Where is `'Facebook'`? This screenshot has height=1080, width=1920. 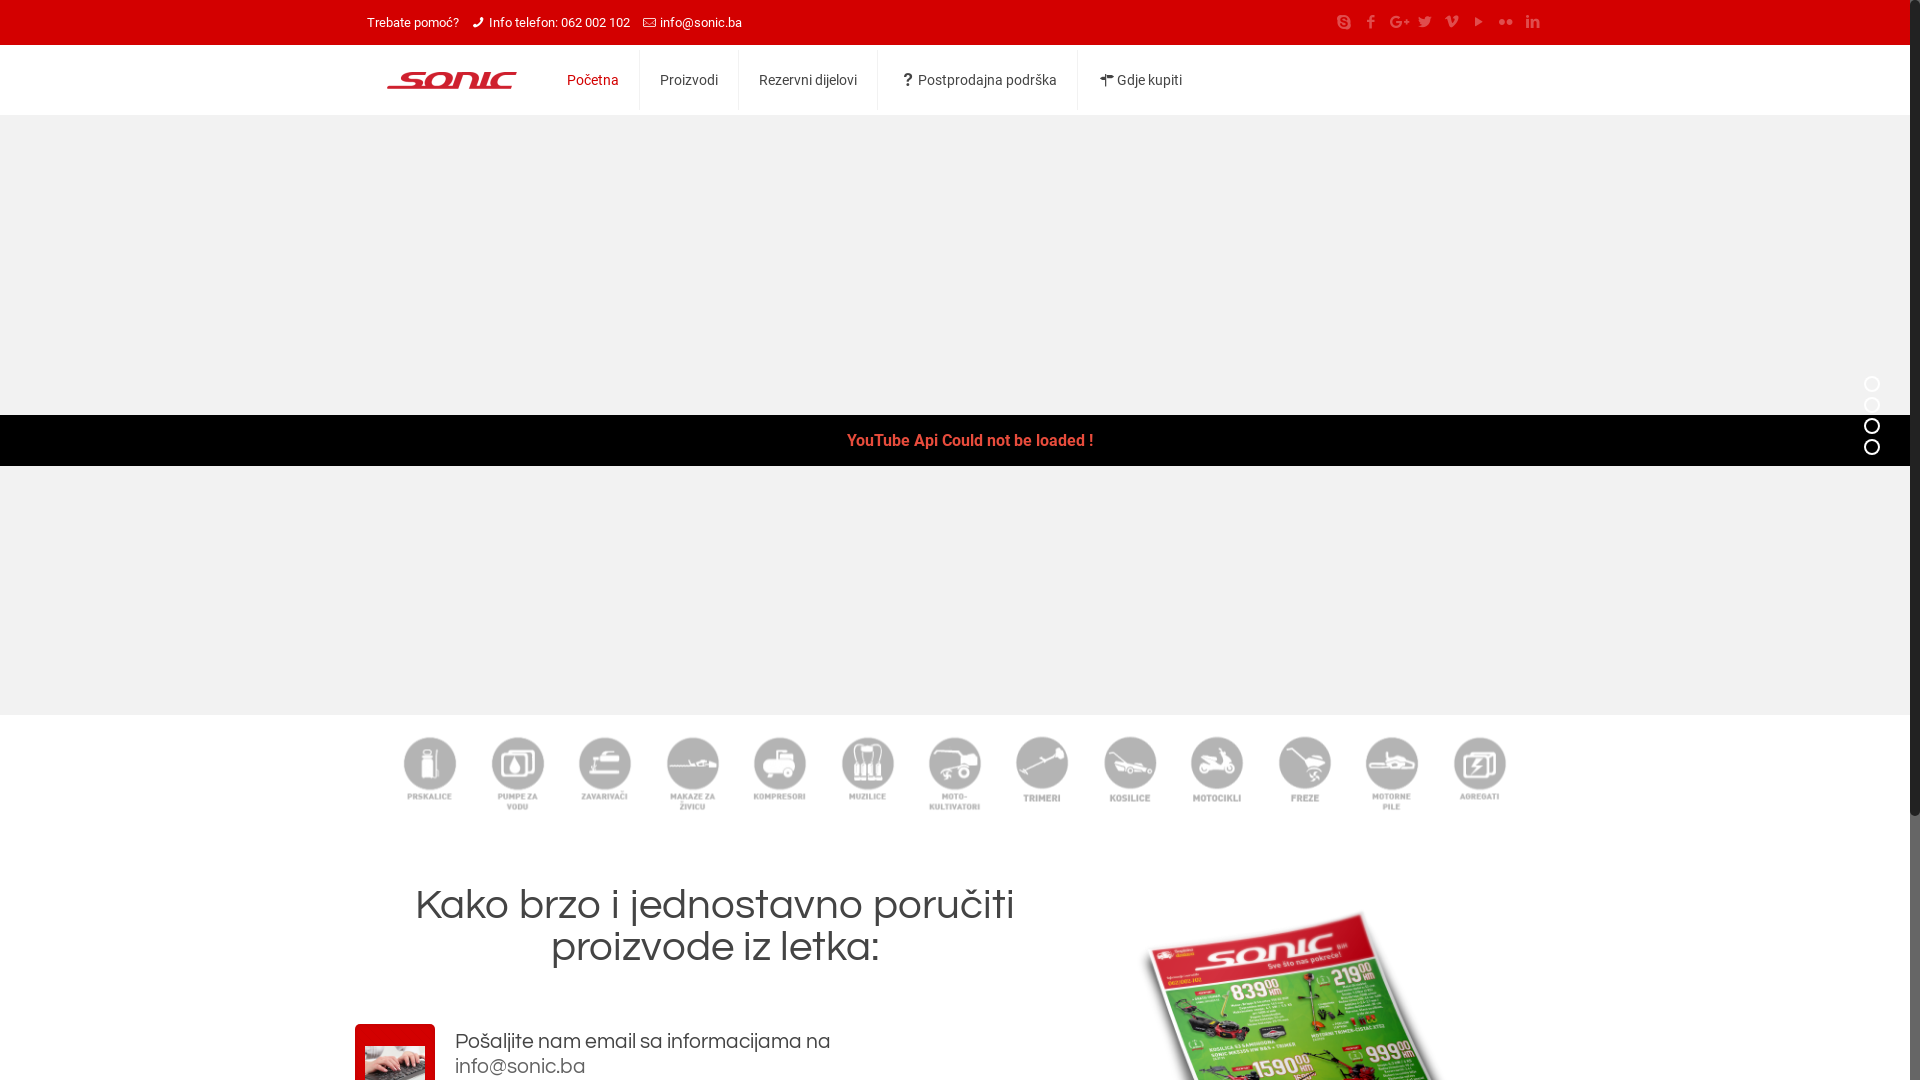
'Facebook' is located at coordinates (1359, 22).